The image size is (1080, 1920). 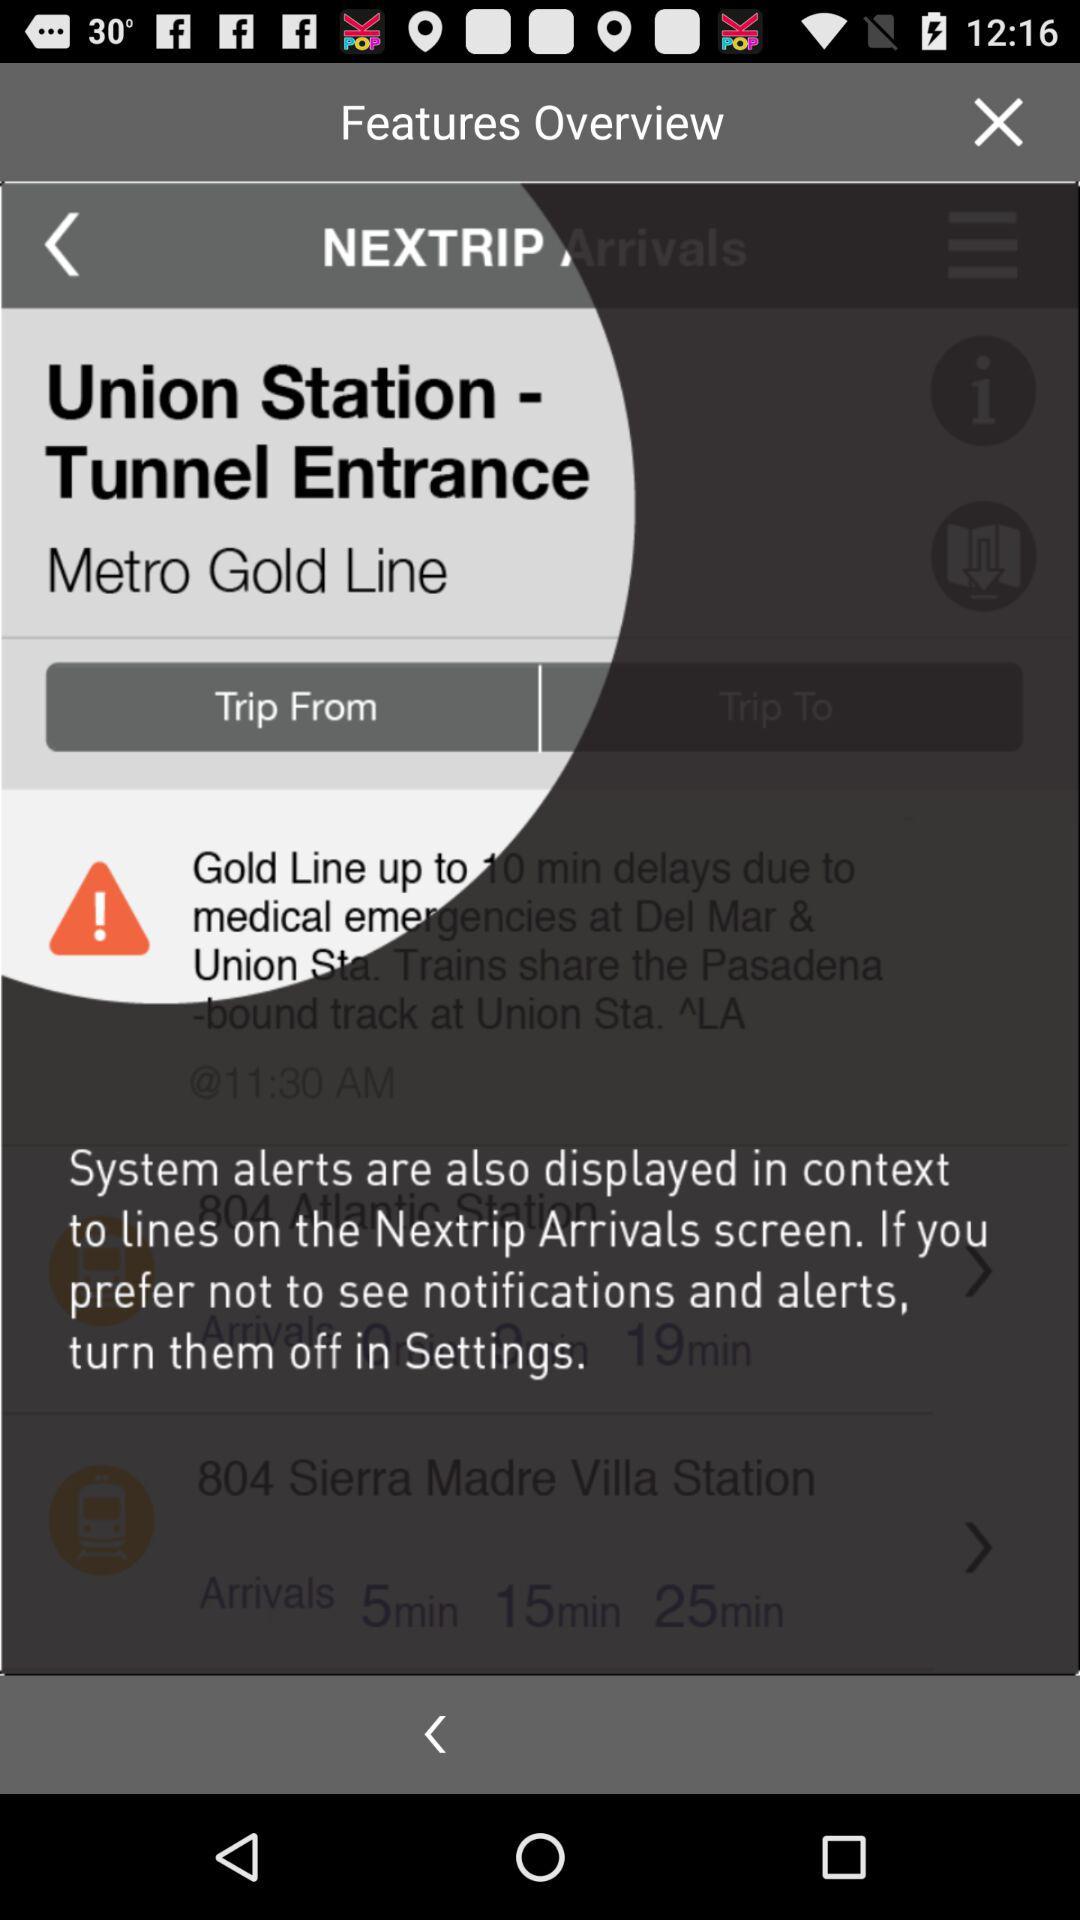 What do you see at coordinates (998, 129) in the screenshot?
I see `the close icon` at bounding box center [998, 129].